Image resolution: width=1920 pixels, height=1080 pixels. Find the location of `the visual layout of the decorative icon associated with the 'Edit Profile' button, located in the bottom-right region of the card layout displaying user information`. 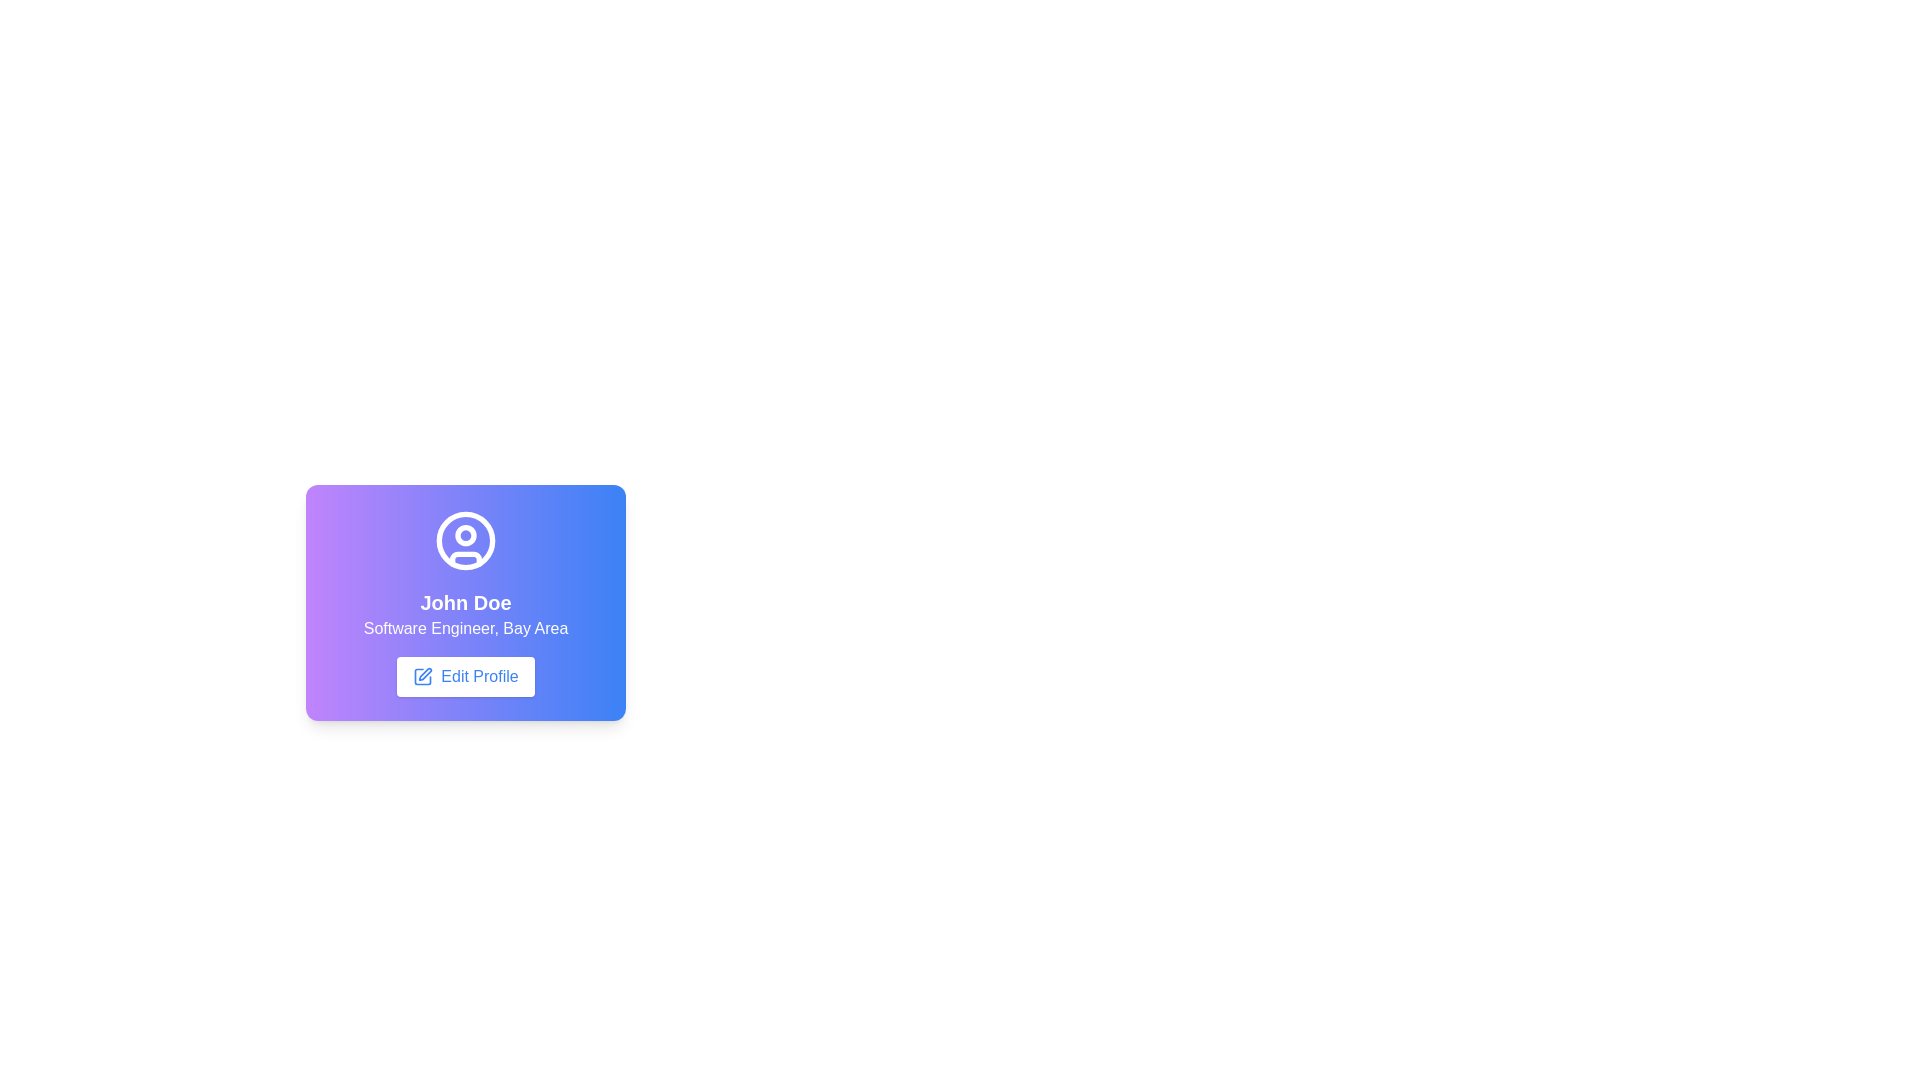

the visual layout of the decorative icon associated with the 'Edit Profile' button, located in the bottom-right region of the card layout displaying user information is located at coordinates (422, 676).